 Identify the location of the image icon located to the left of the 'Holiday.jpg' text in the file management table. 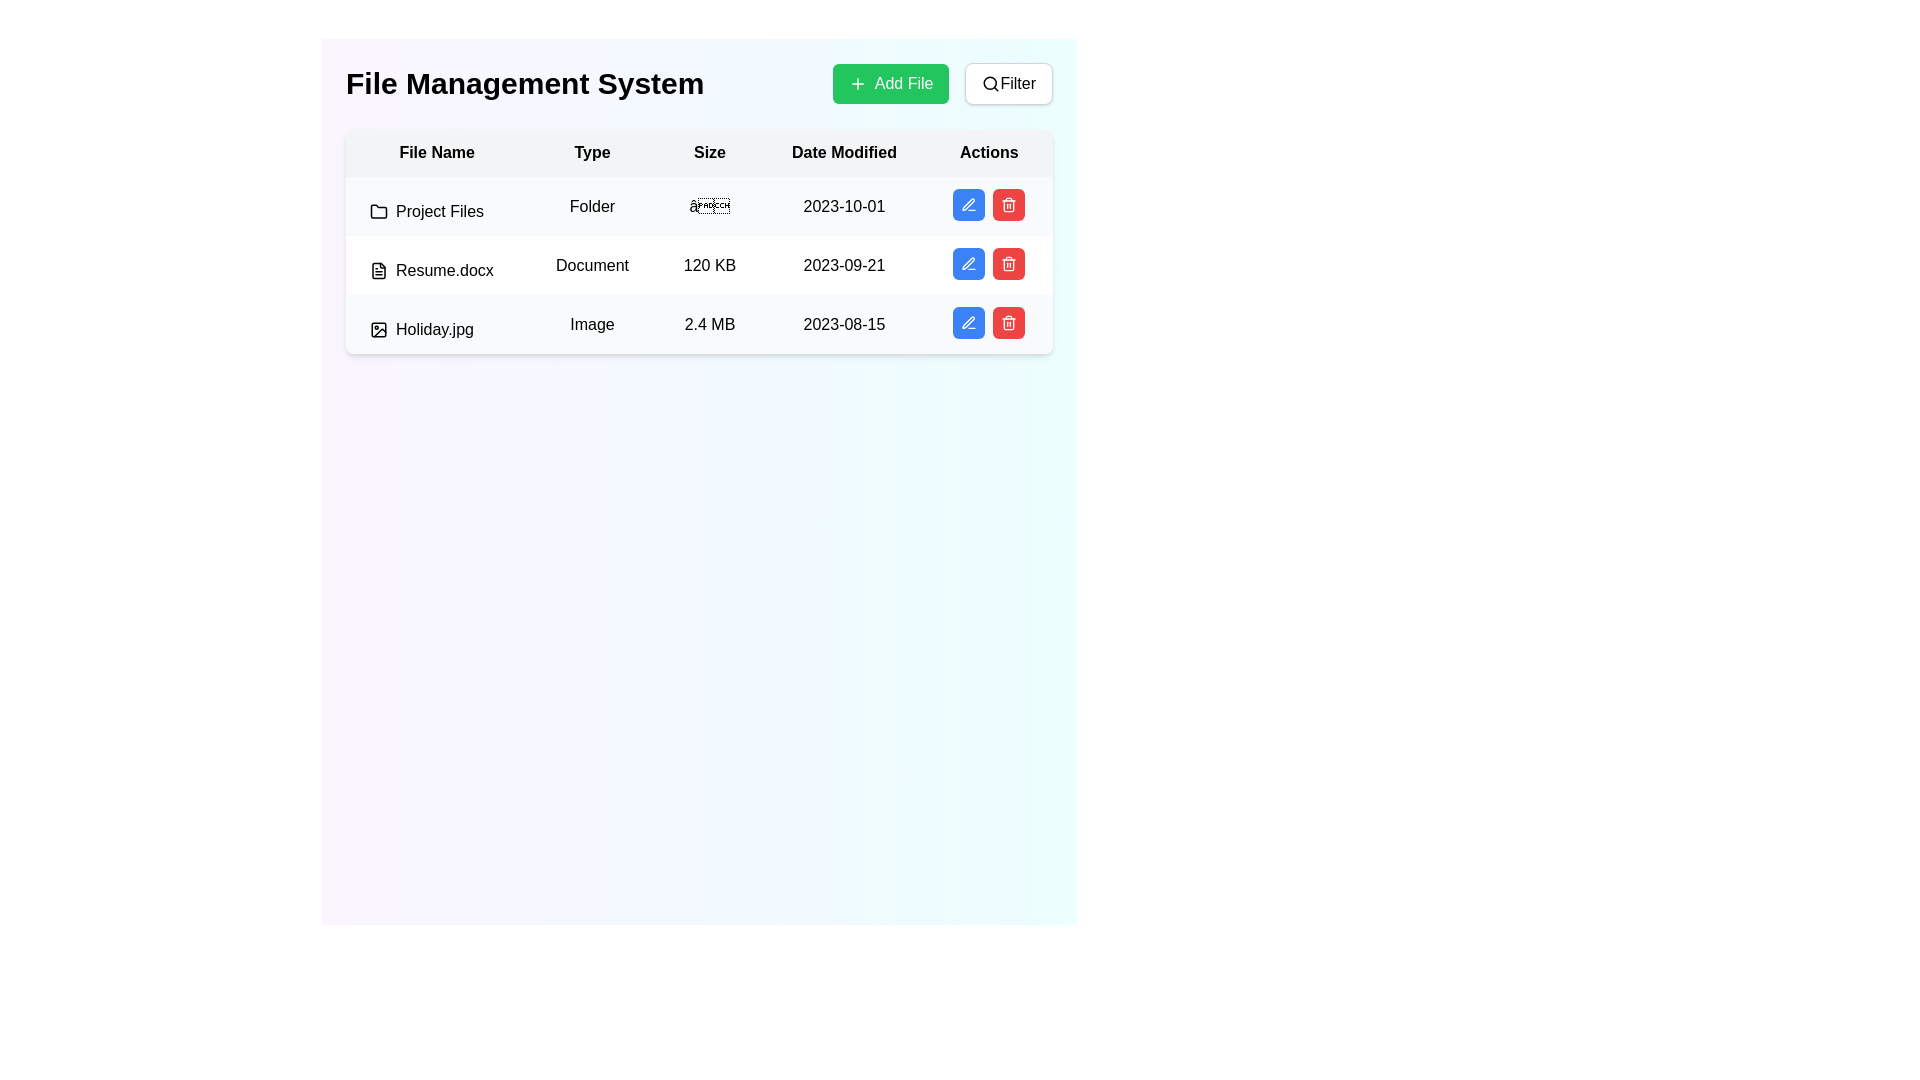
(379, 329).